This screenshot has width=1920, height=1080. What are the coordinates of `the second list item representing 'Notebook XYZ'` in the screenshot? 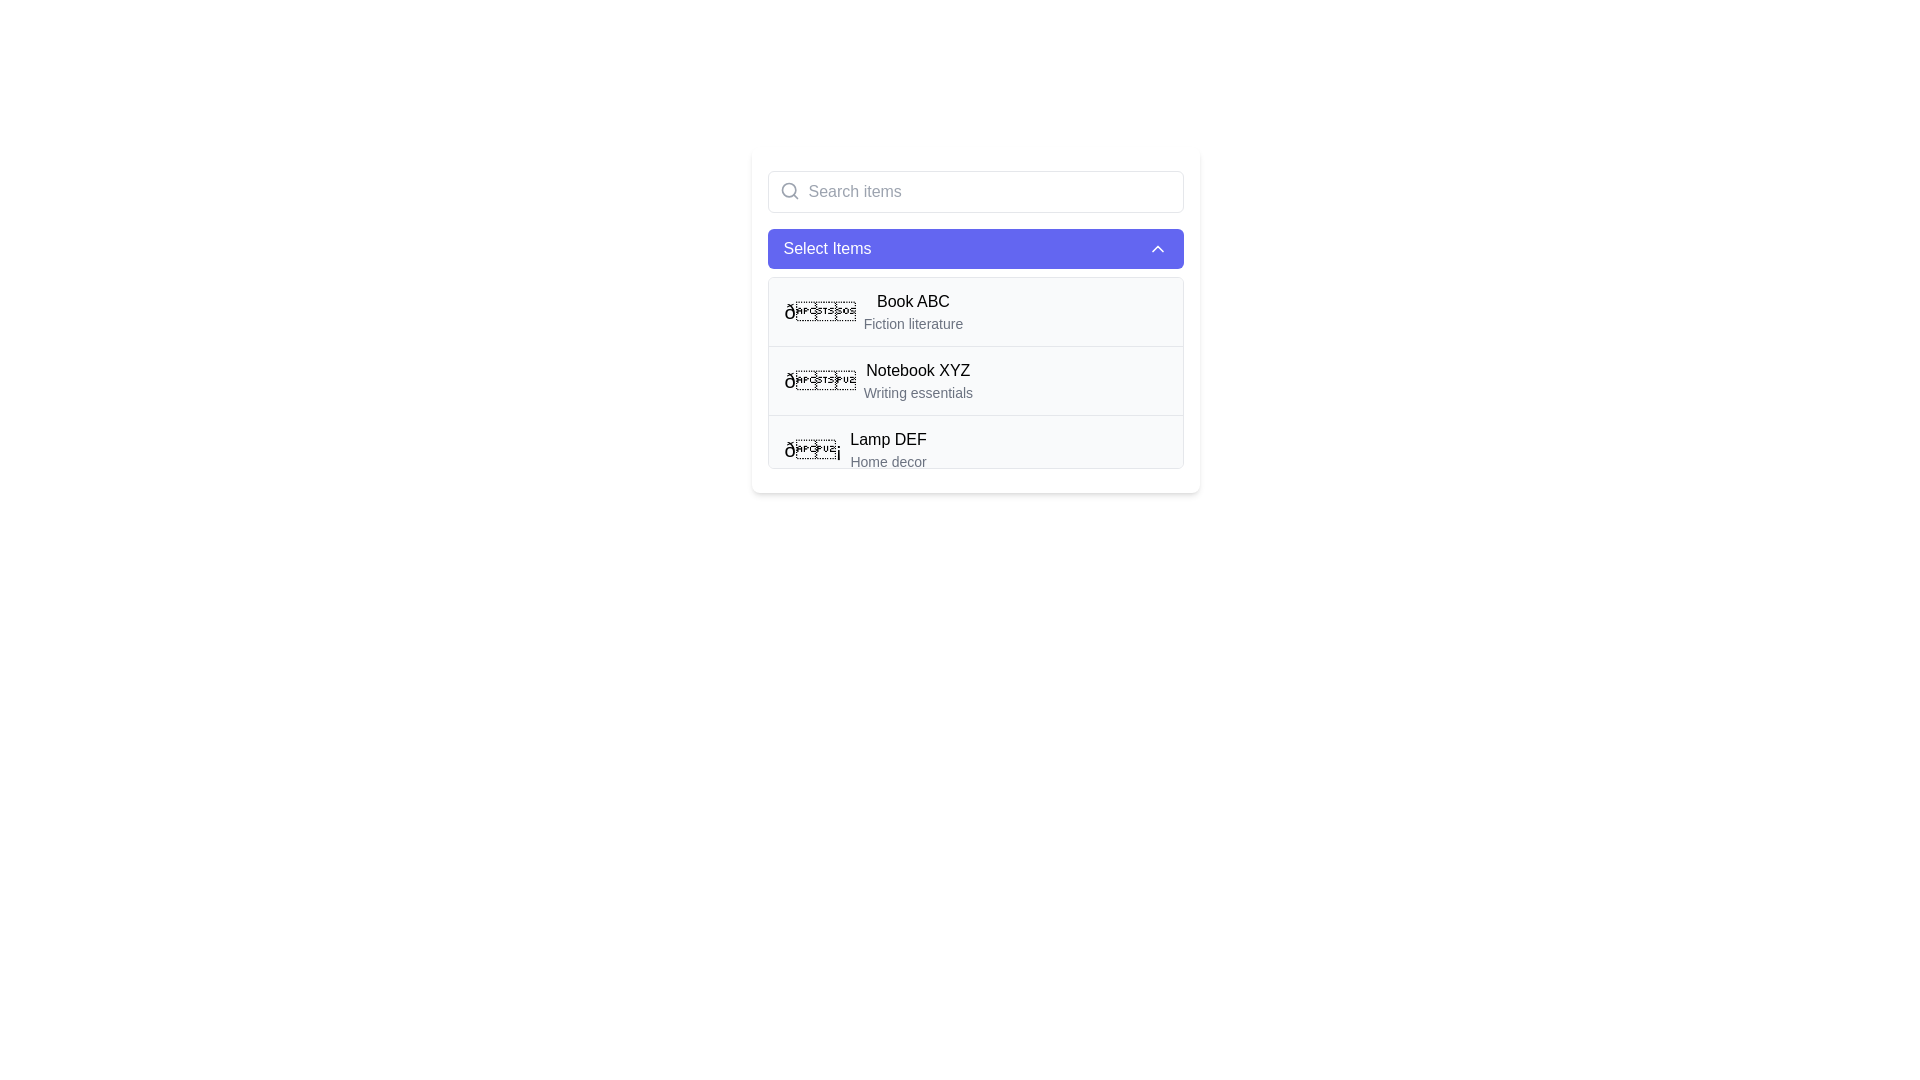 It's located at (975, 380).